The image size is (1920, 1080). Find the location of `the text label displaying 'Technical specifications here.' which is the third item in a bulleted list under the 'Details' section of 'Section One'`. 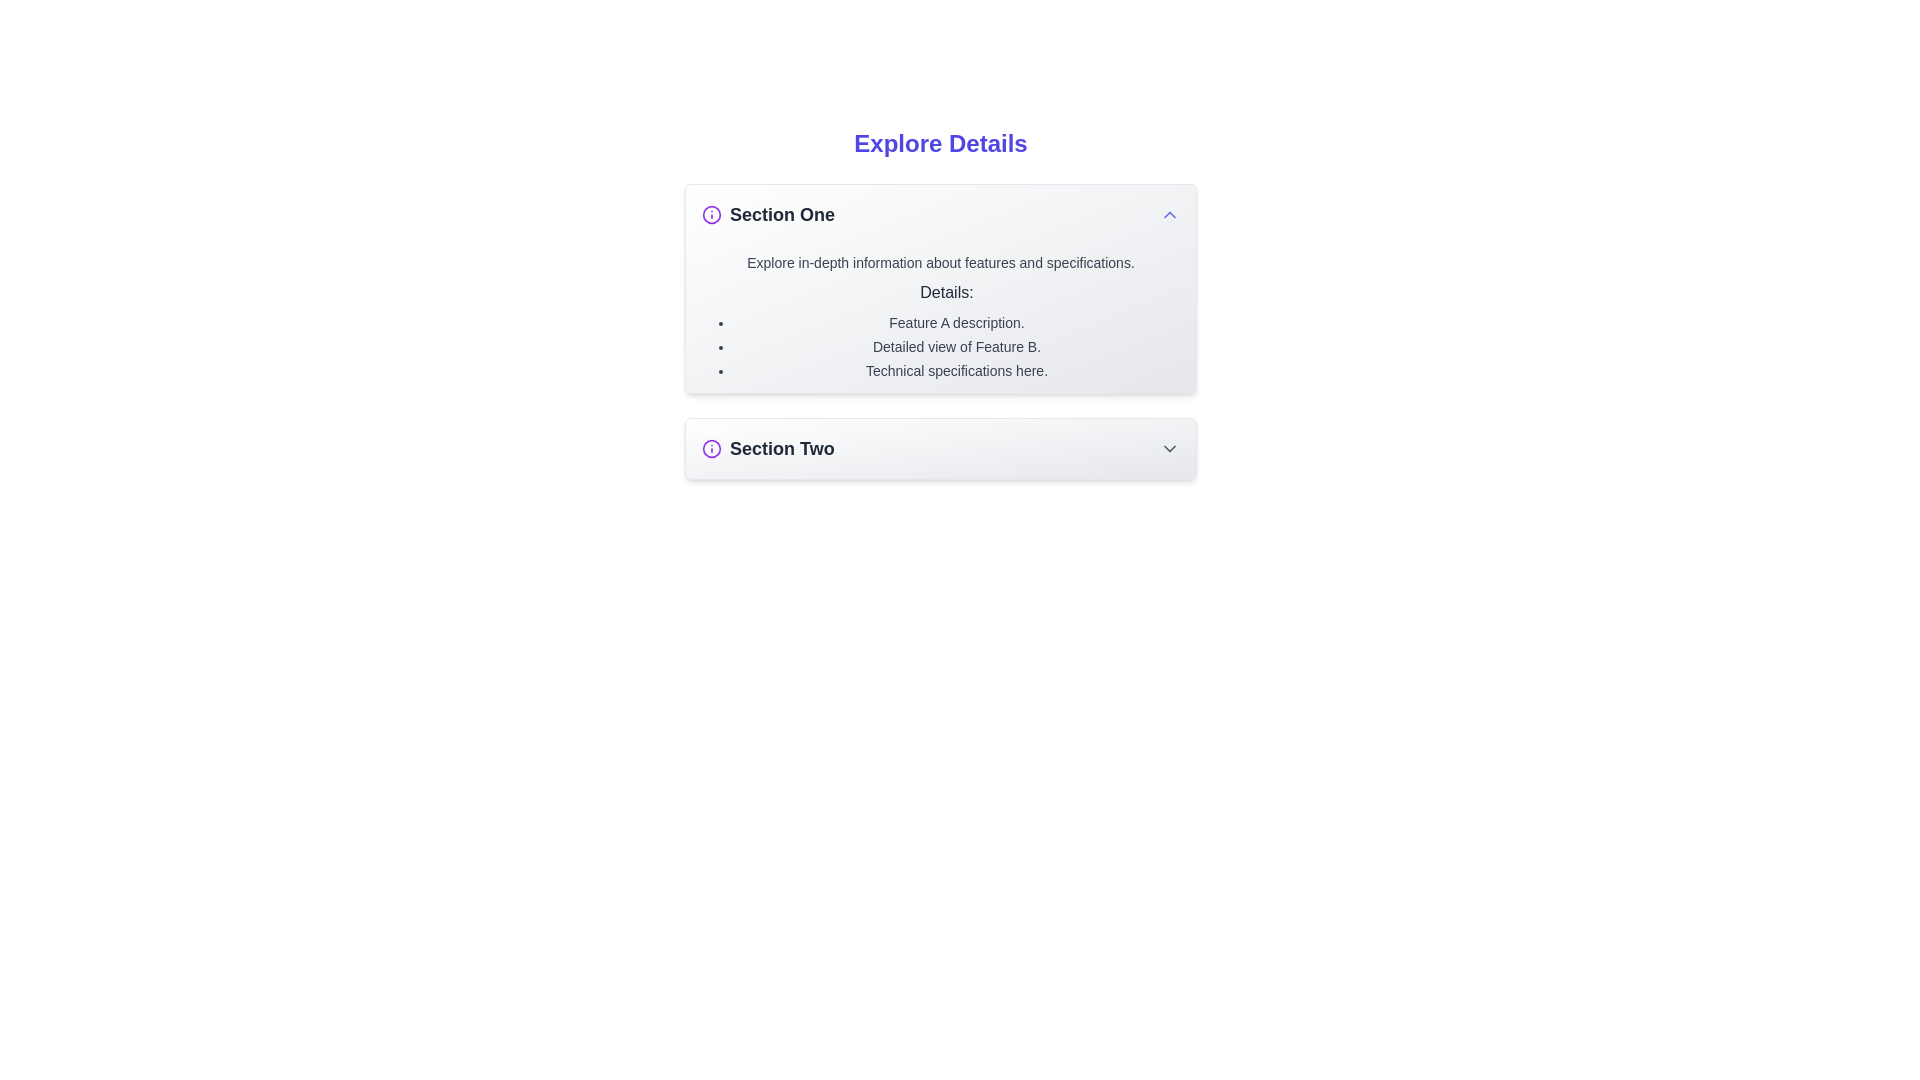

the text label displaying 'Technical specifications here.' which is the third item in a bulleted list under the 'Details' section of 'Section One' is located at coordinates (955, 373).